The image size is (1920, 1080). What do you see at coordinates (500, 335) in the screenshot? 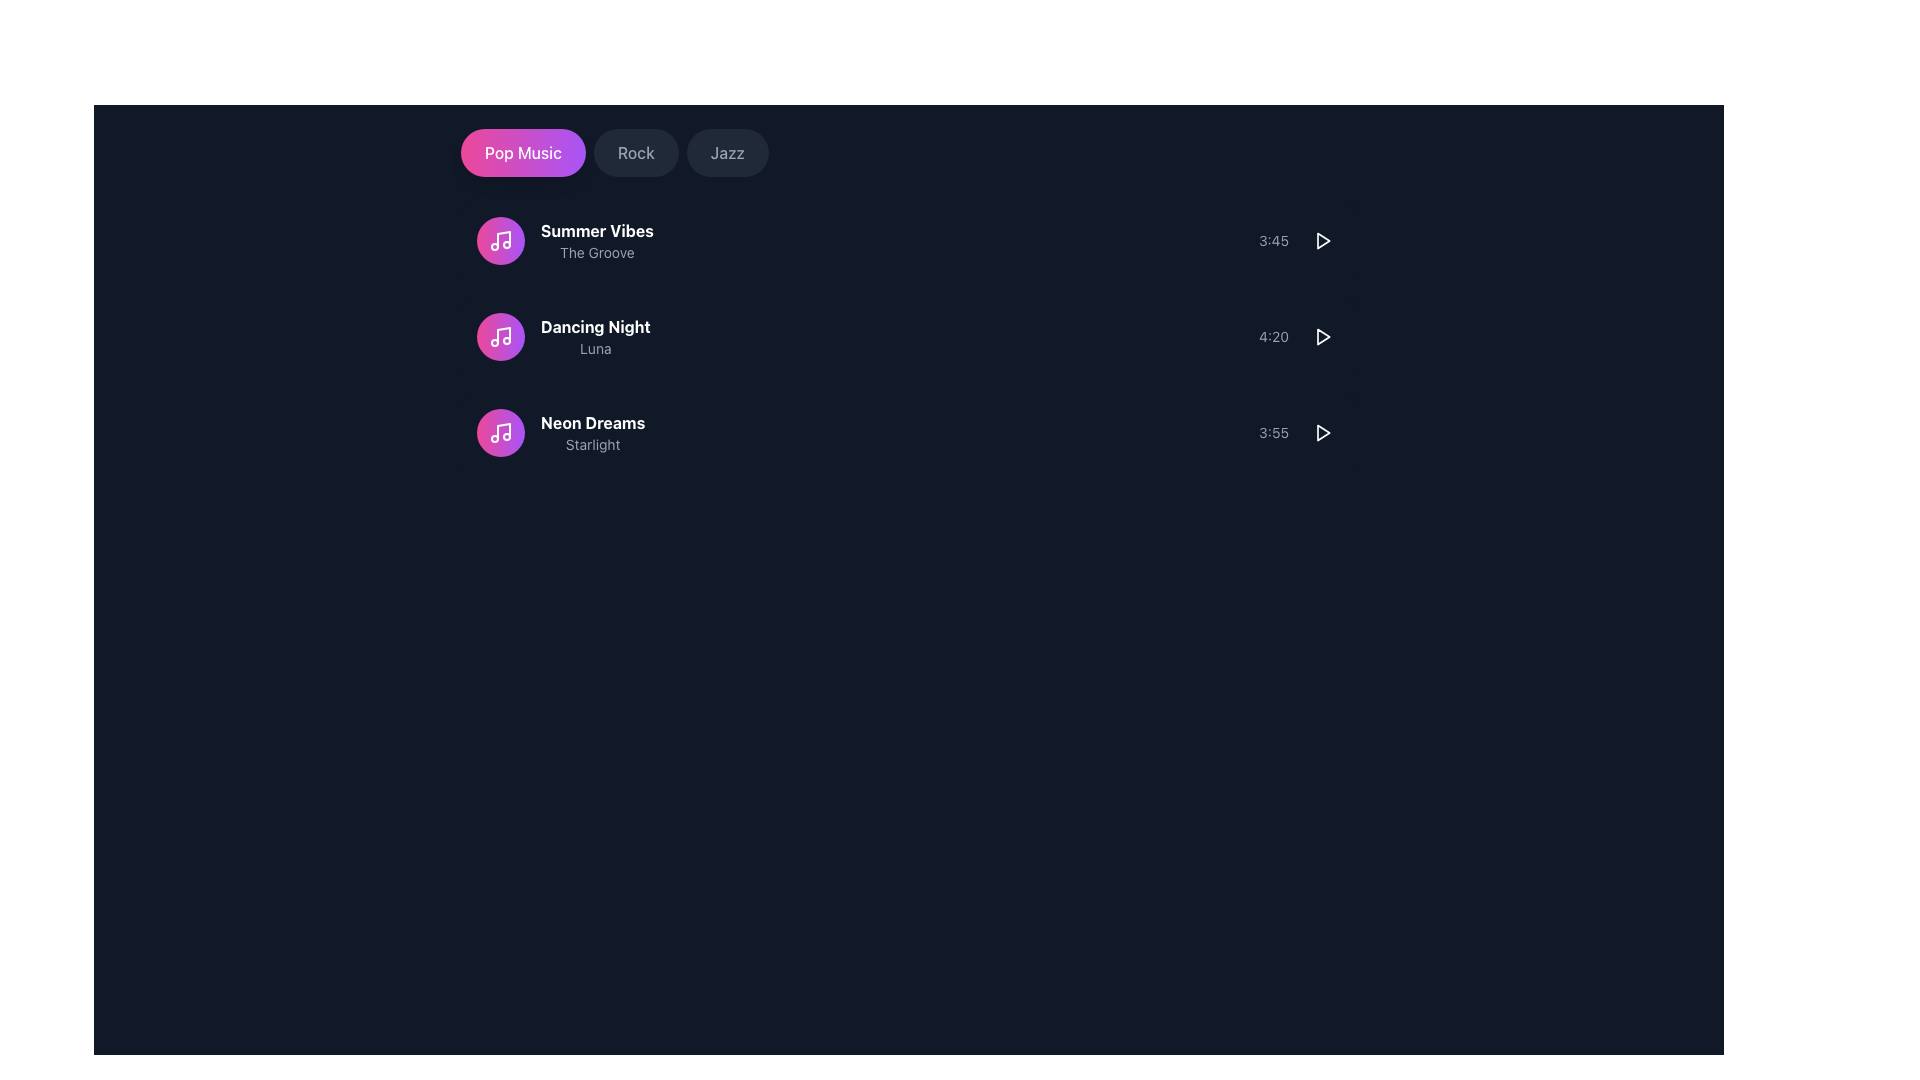
I see `the iconic graphical indicator element located to the left of the text labels 'Dancing Night' and 'Luna'` at bounding box center [500, 335].